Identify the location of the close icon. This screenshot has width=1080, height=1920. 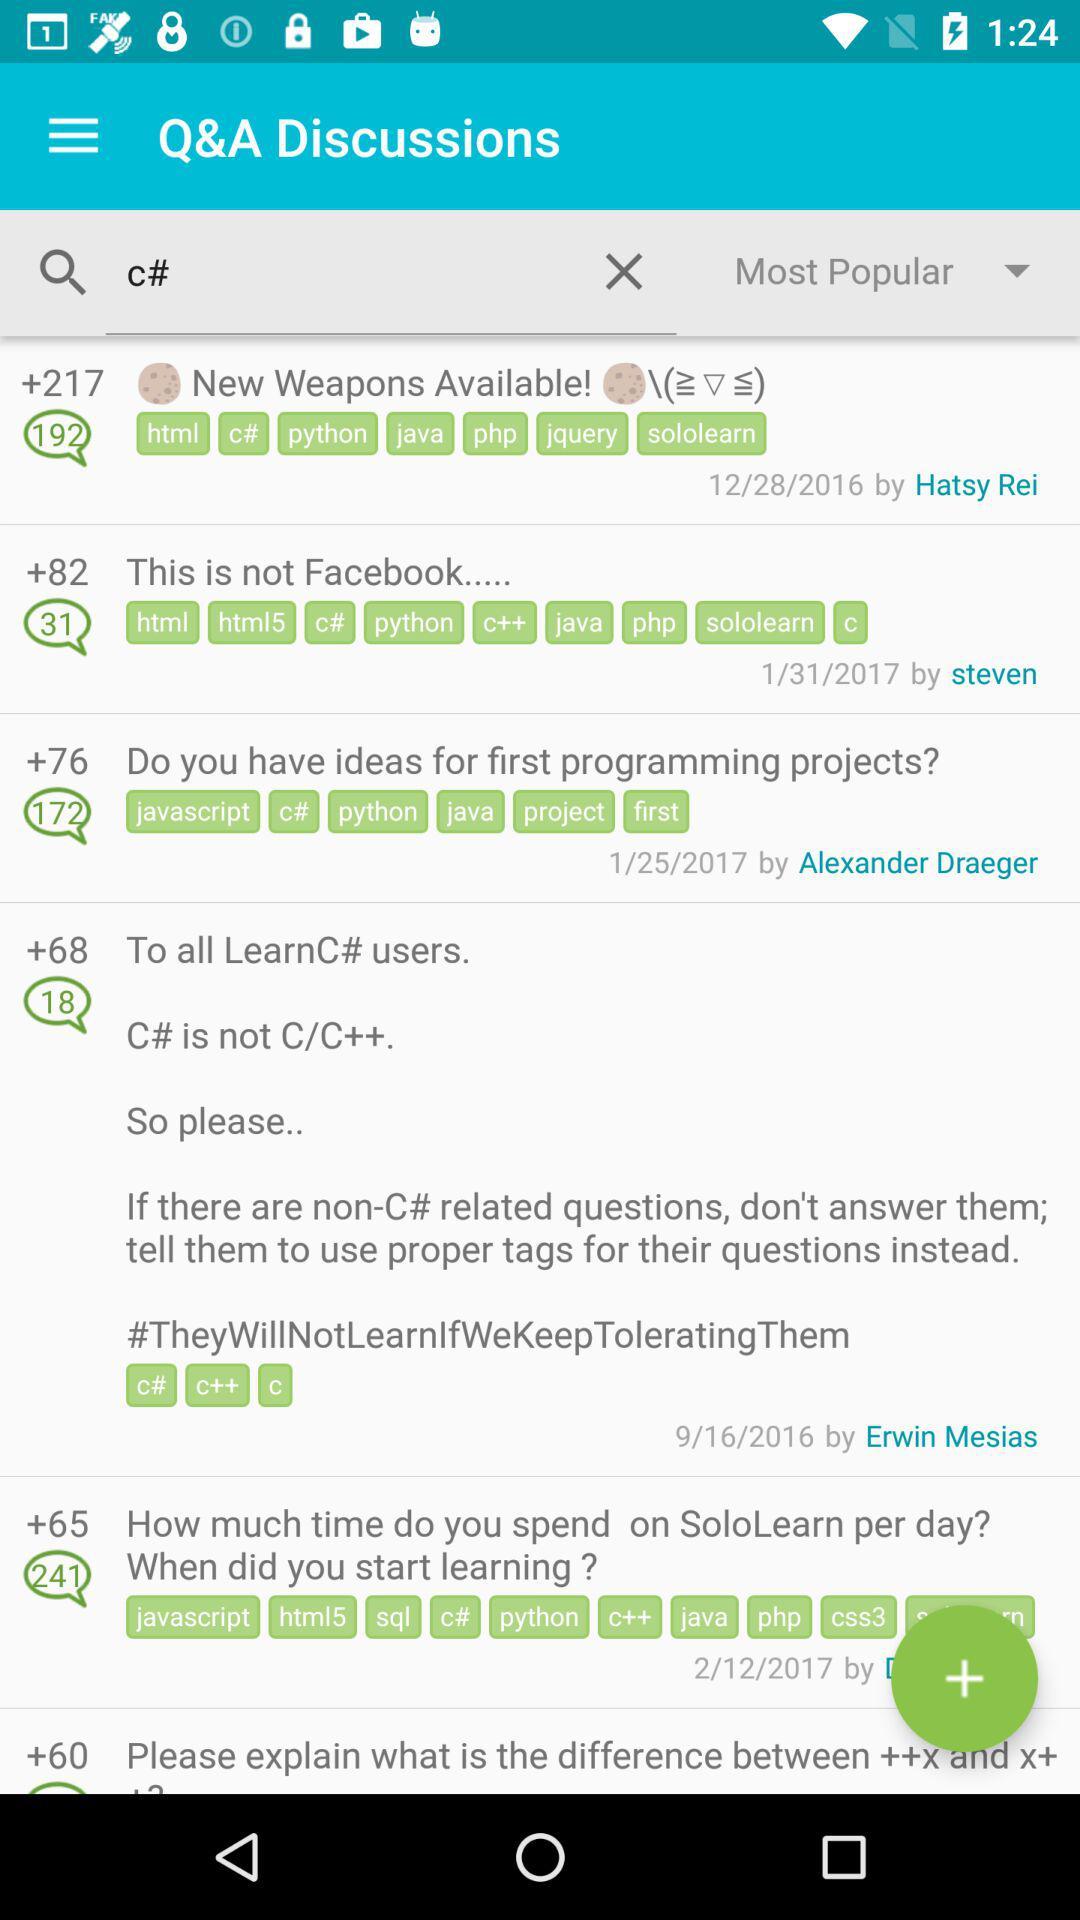
(623, 270).